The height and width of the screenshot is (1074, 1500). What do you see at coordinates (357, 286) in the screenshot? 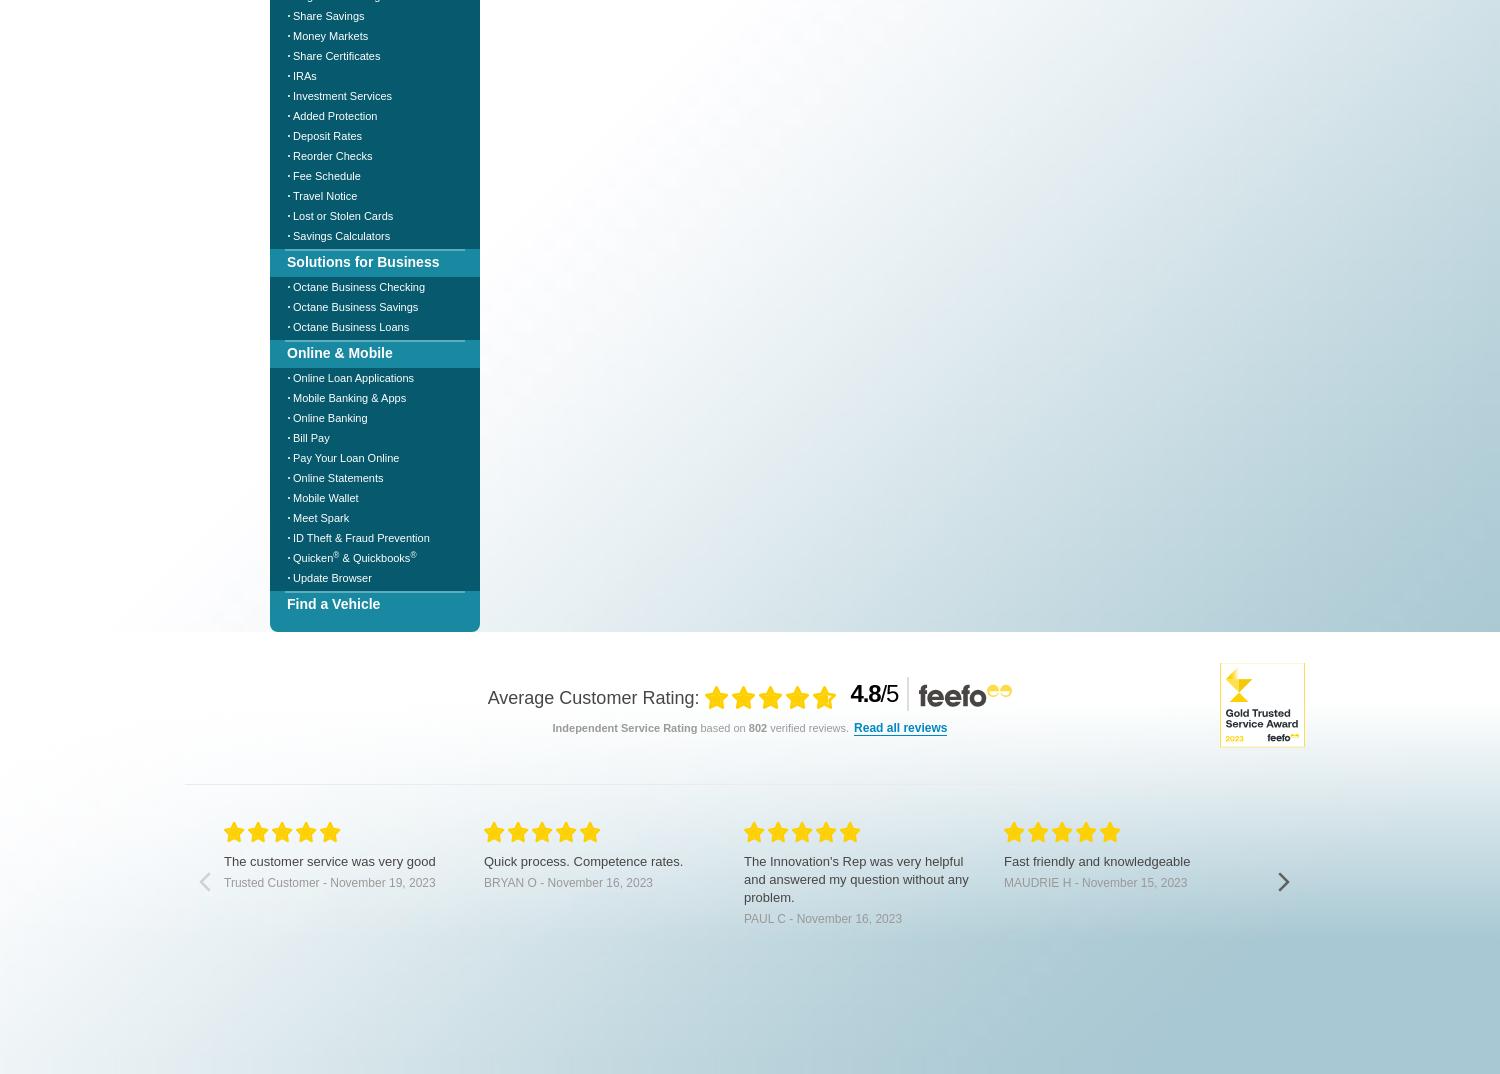
I see `'Octane Business Checking'` at bounding box center [357, 286].